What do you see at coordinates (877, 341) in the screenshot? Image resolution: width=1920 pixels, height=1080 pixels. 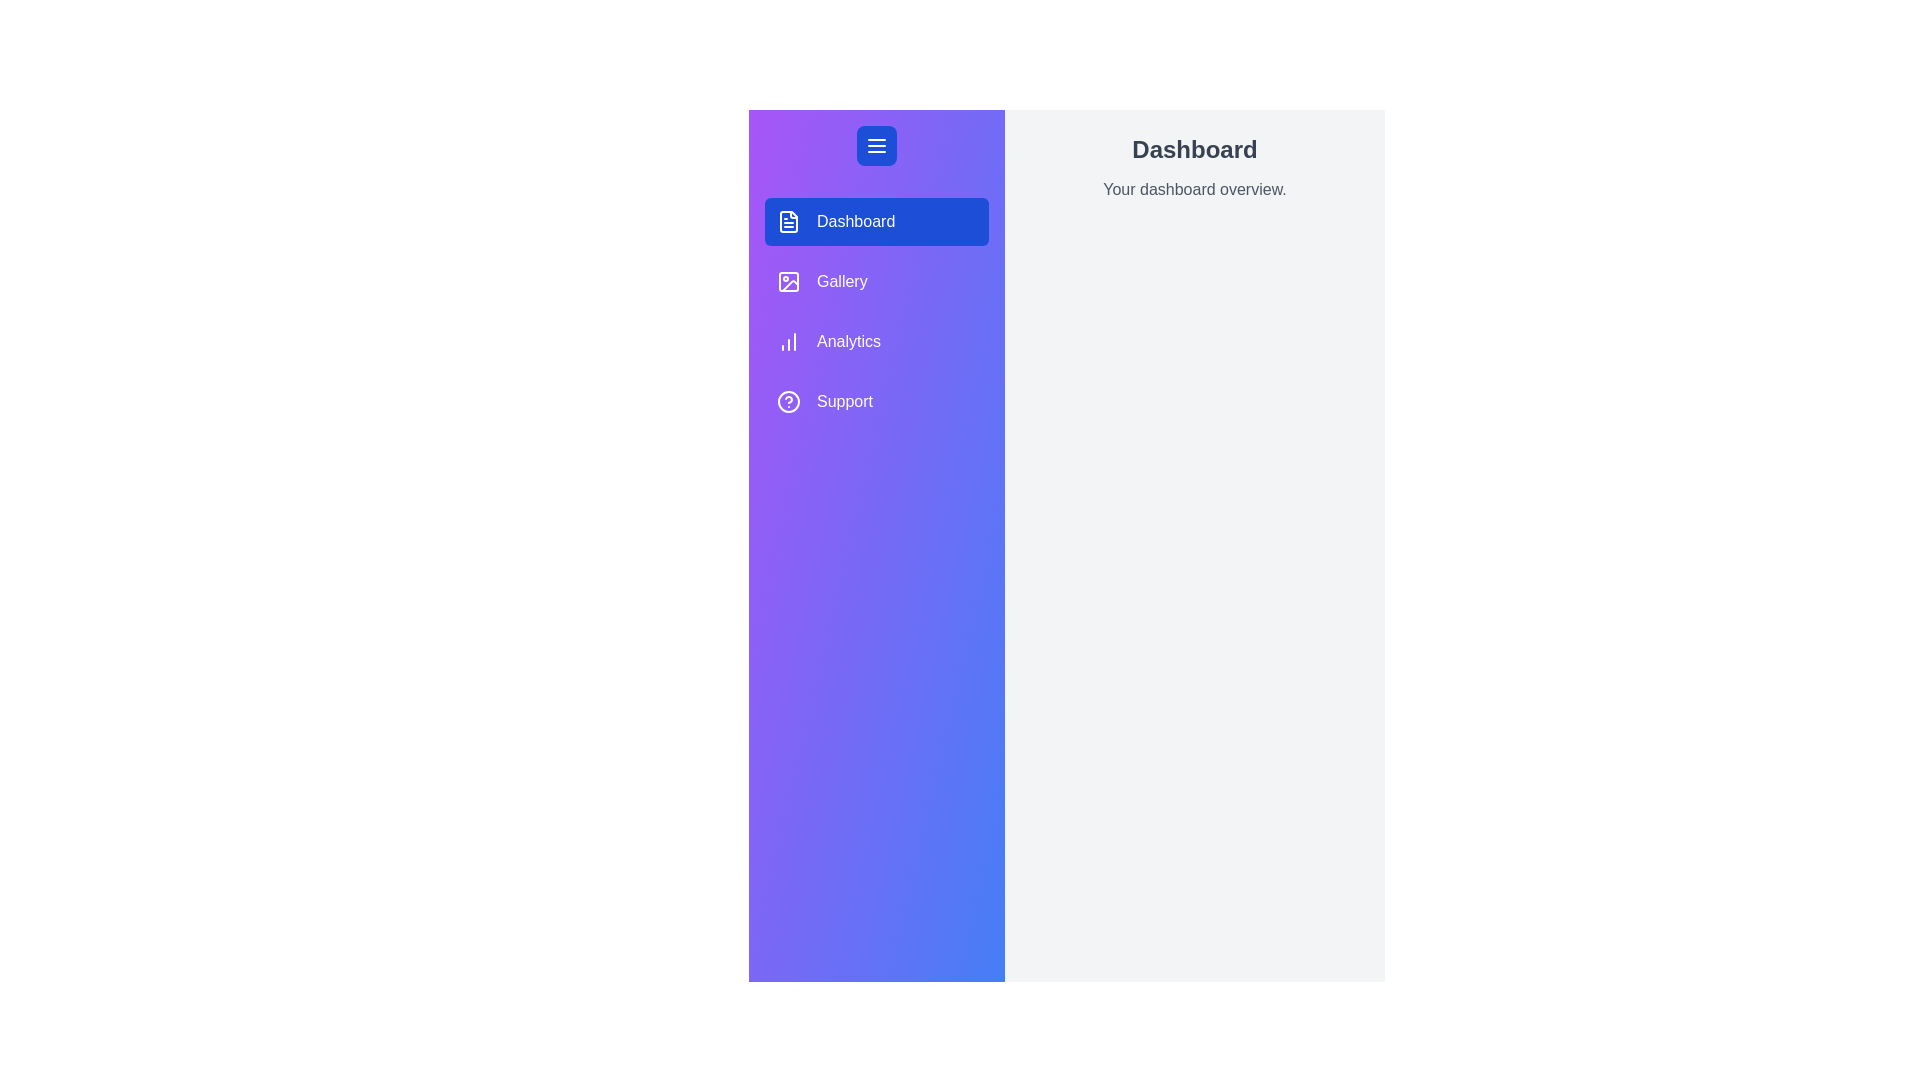 I see `the Analytics tab from the menu` at bounding box center [877, 341].